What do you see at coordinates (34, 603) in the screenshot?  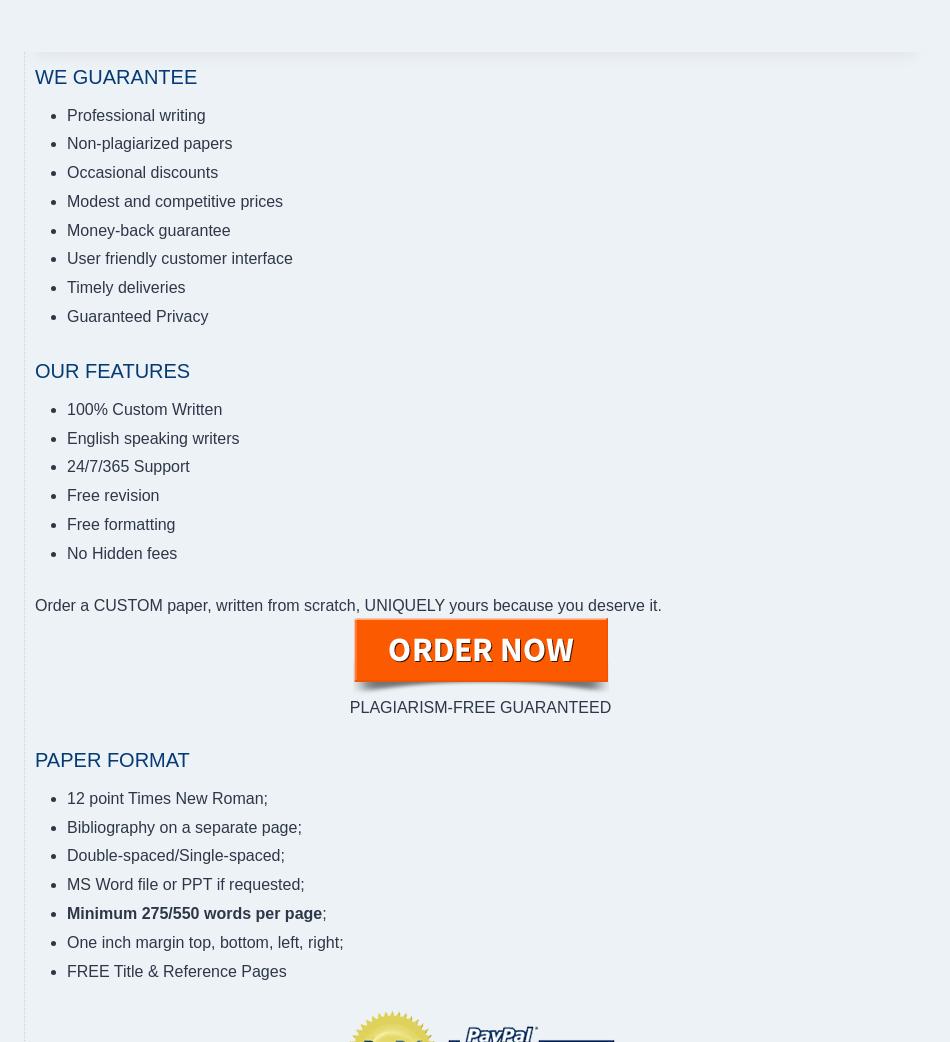 I see `'Order a CUSTOM paper, written from scratch, UNIQUELY yours because you deserve it.'` at bounding box center [34, 603].